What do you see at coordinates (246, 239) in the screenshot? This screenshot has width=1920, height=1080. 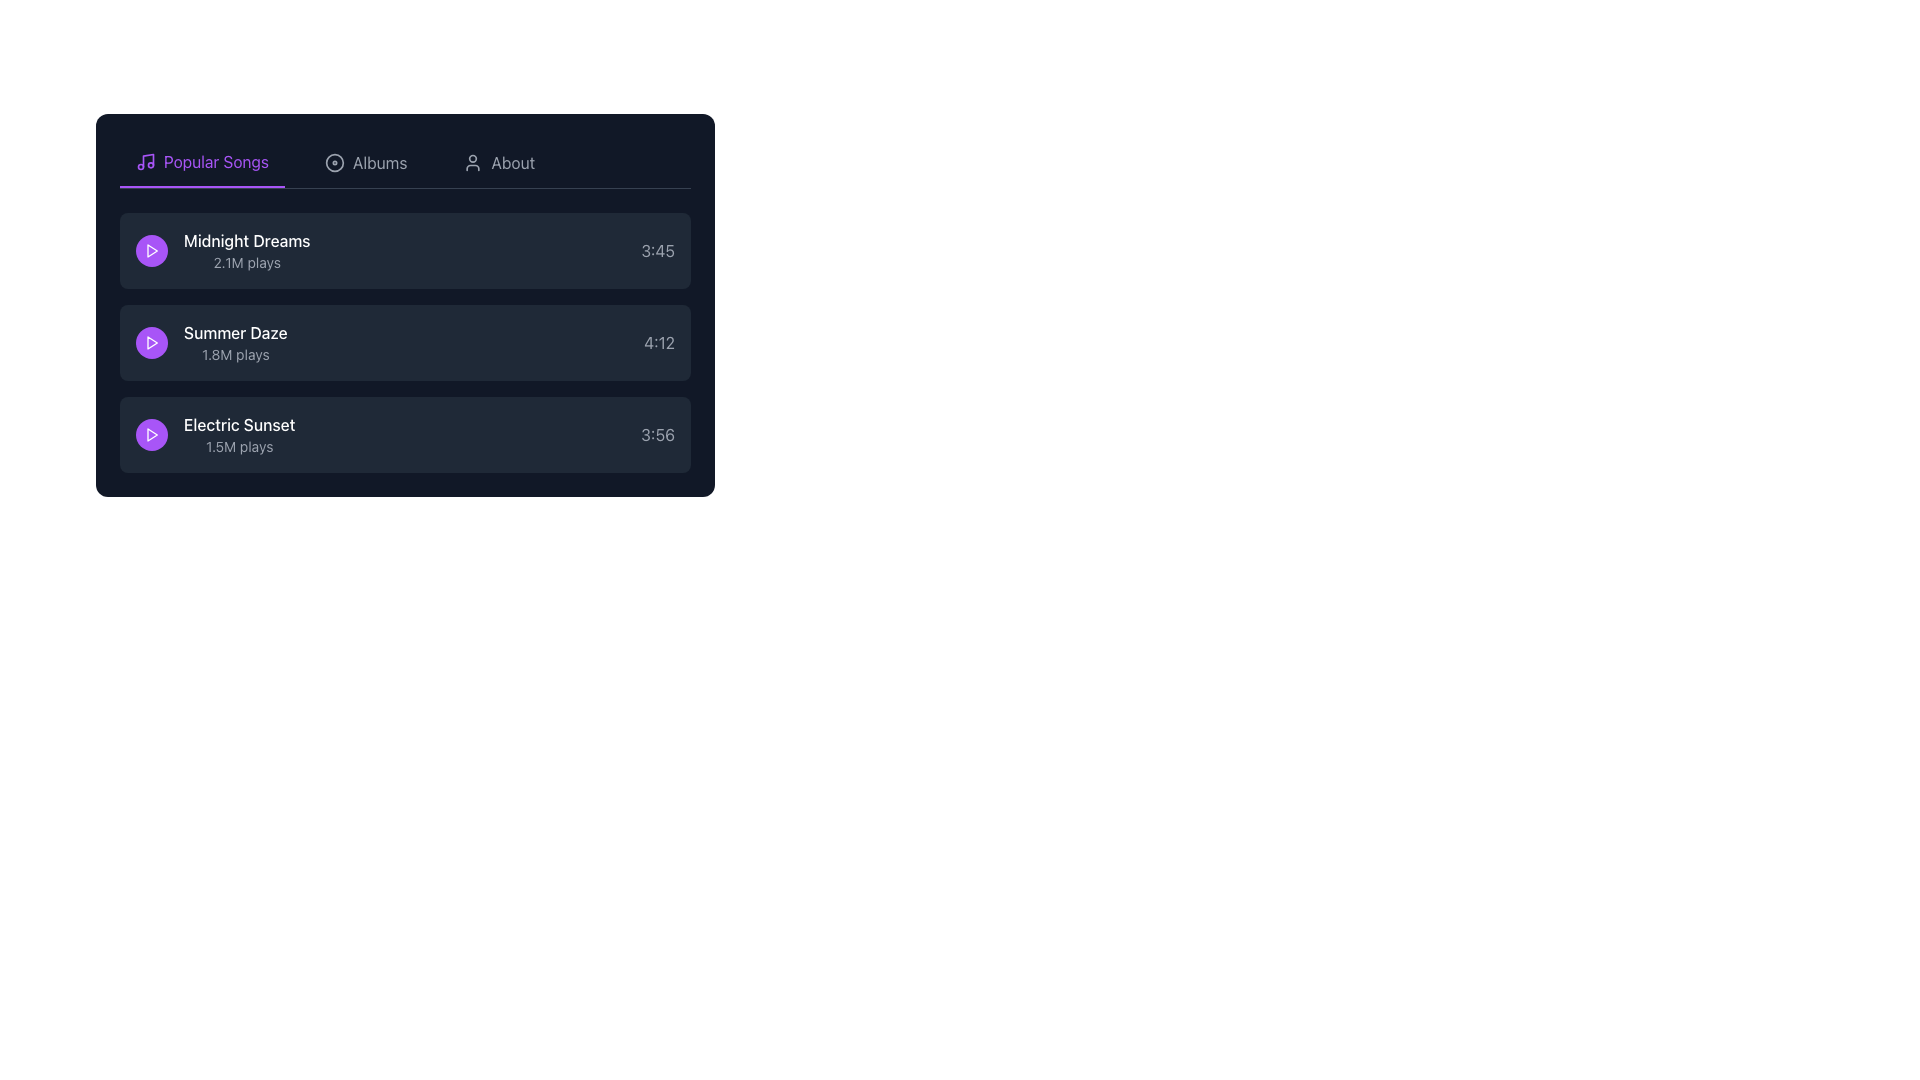 I see `text label 'Midnight Dreams', which is styled in white color against a dark background and is the leftmost component in its row, positioned above '2.1M plays' and to the right of the circular purple play icon` at bounding box center [246, 239].